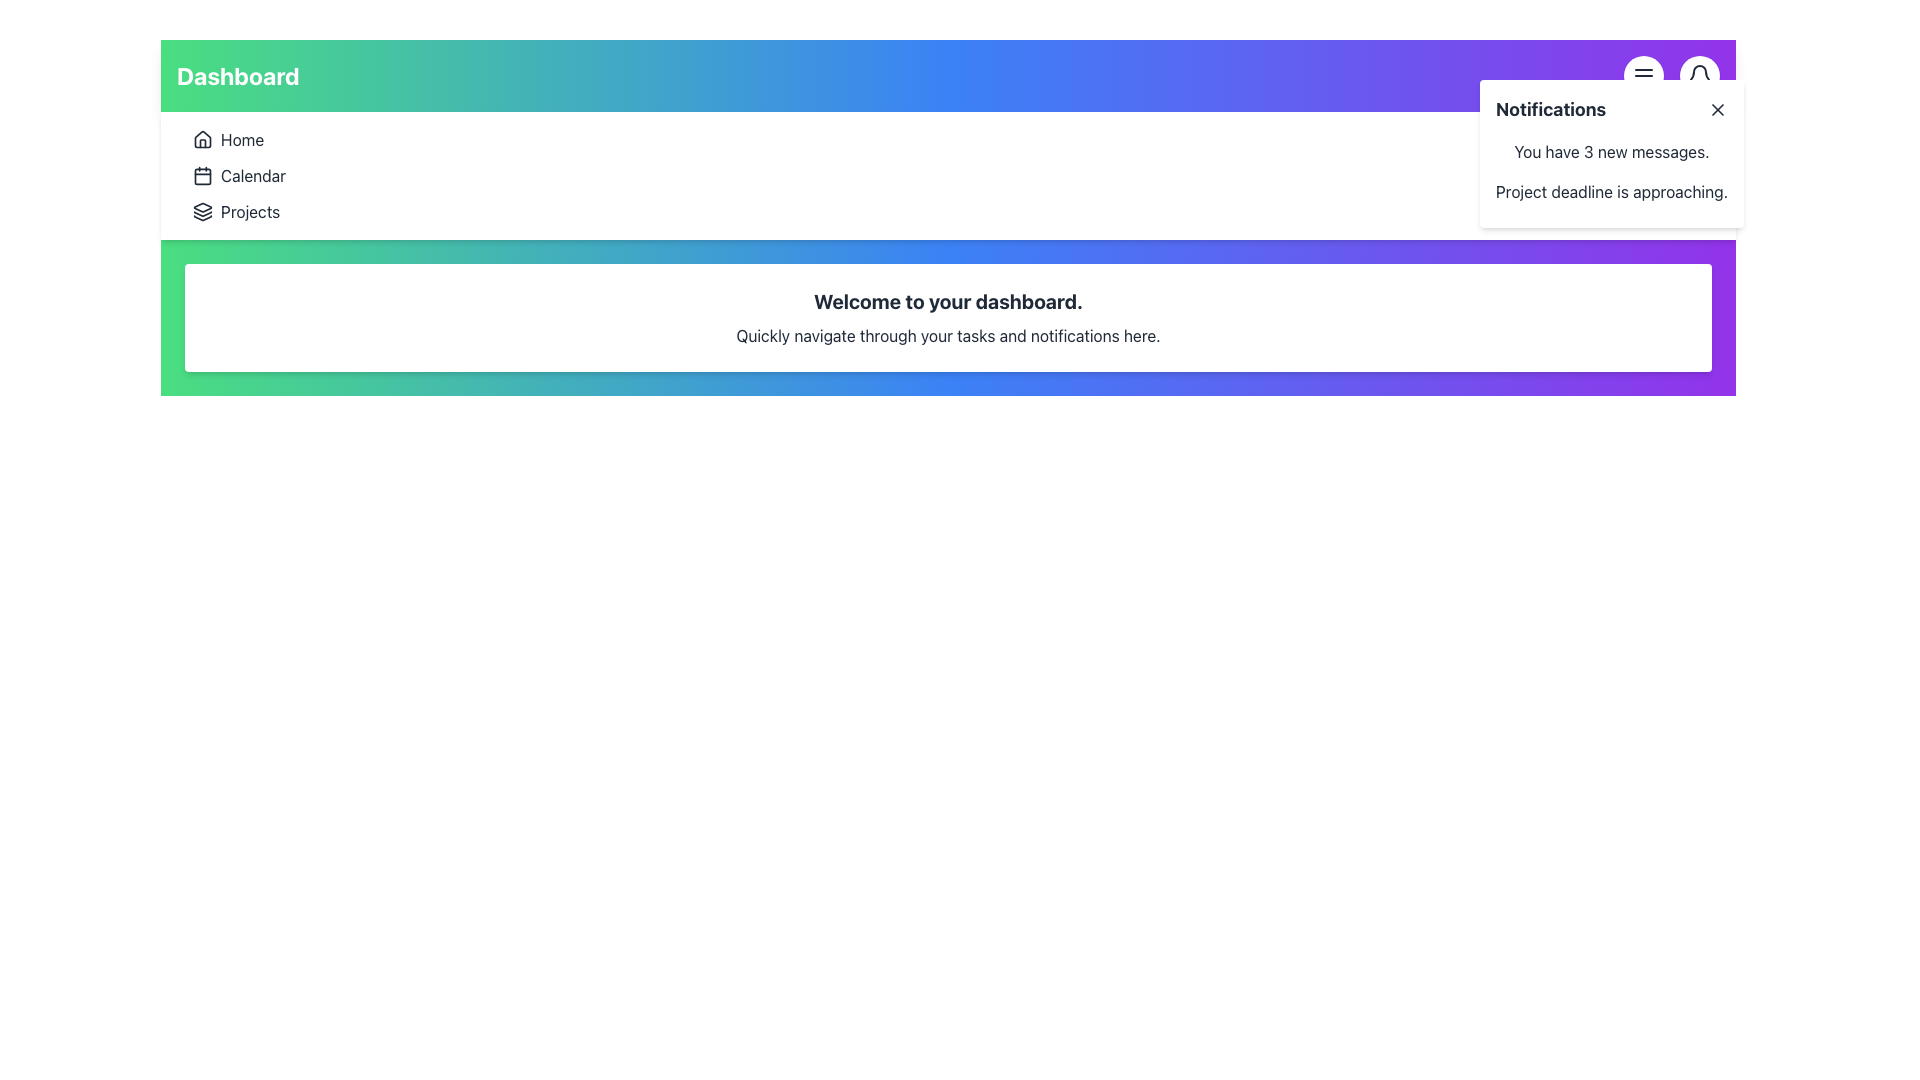 The height and width of the screenshot is (1080, 1920). I want to click on the top-right menu toggle button, so click(1643, 75).